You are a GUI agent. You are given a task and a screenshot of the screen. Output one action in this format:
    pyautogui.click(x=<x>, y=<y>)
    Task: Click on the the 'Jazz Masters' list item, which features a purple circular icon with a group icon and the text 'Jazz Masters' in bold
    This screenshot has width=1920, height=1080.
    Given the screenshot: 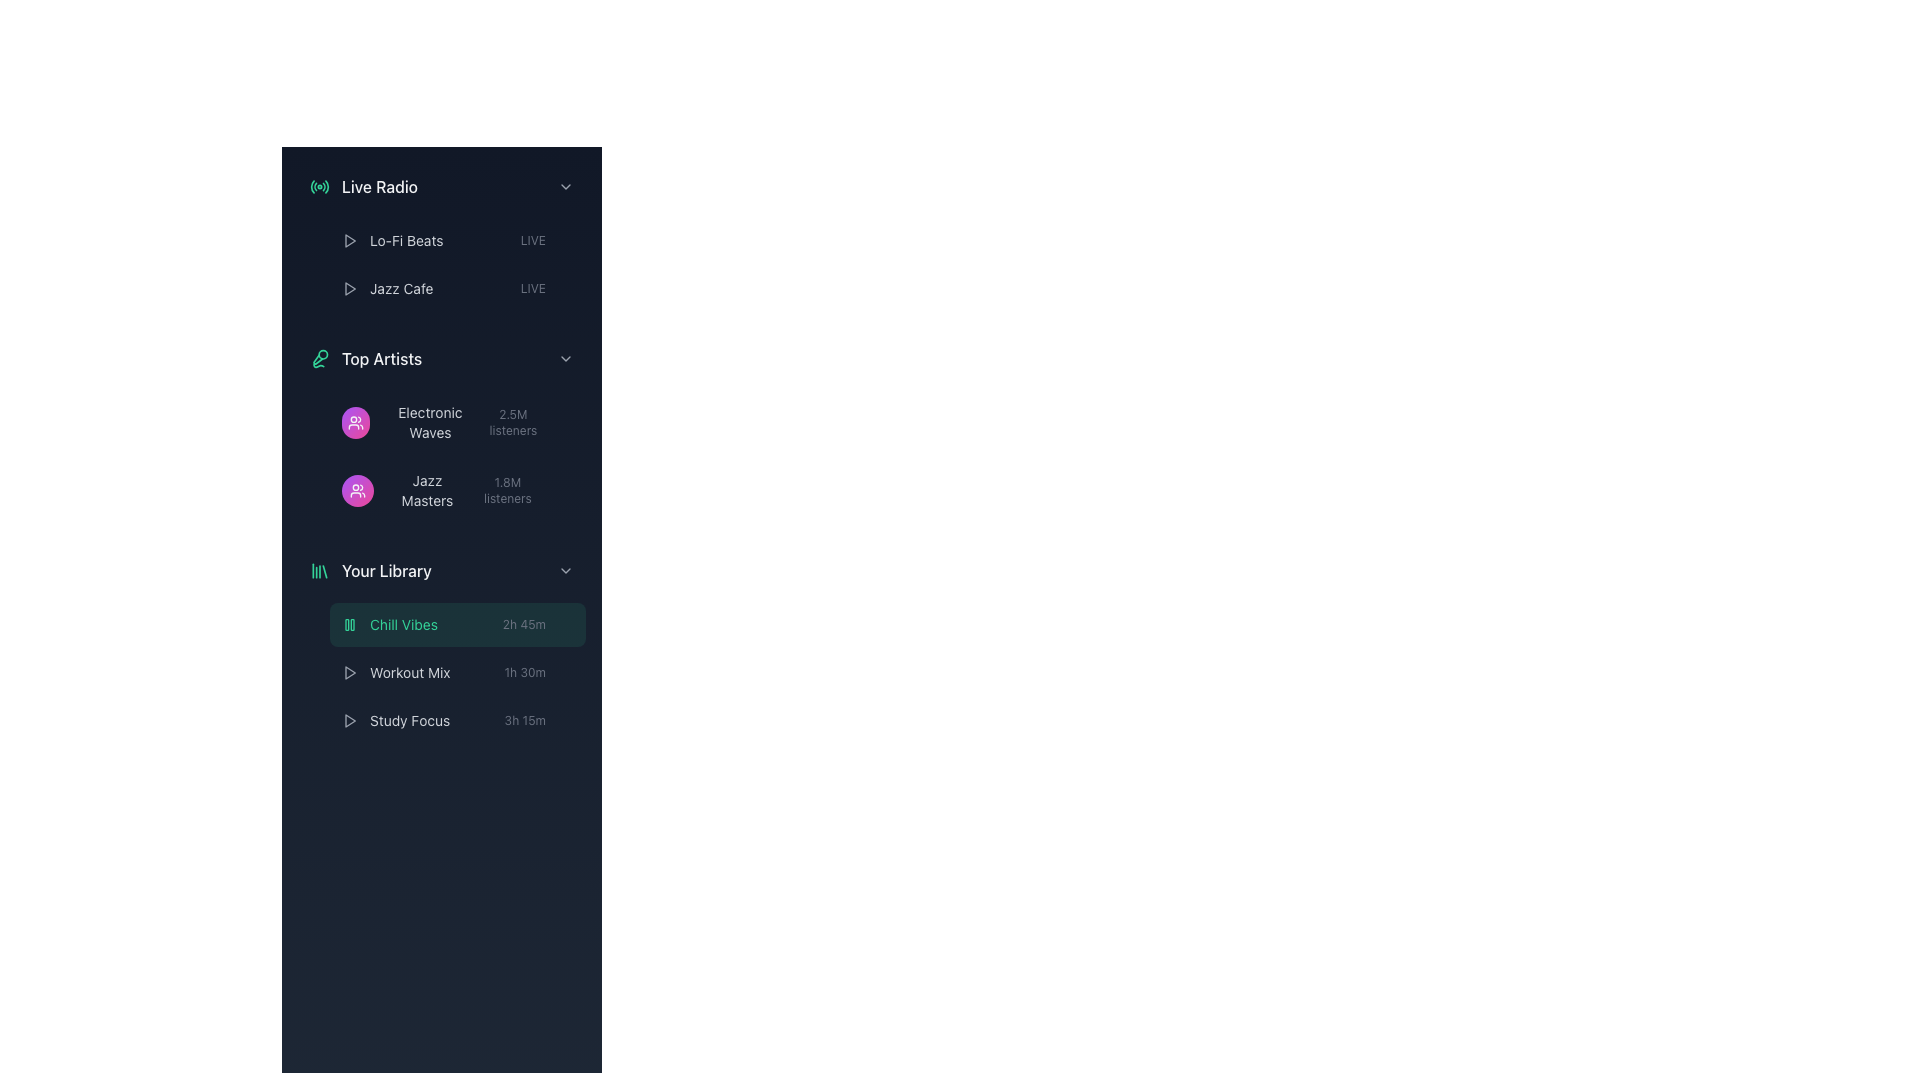 What is the action you would take?
    pyautogui.click(x=456, y=490)
    